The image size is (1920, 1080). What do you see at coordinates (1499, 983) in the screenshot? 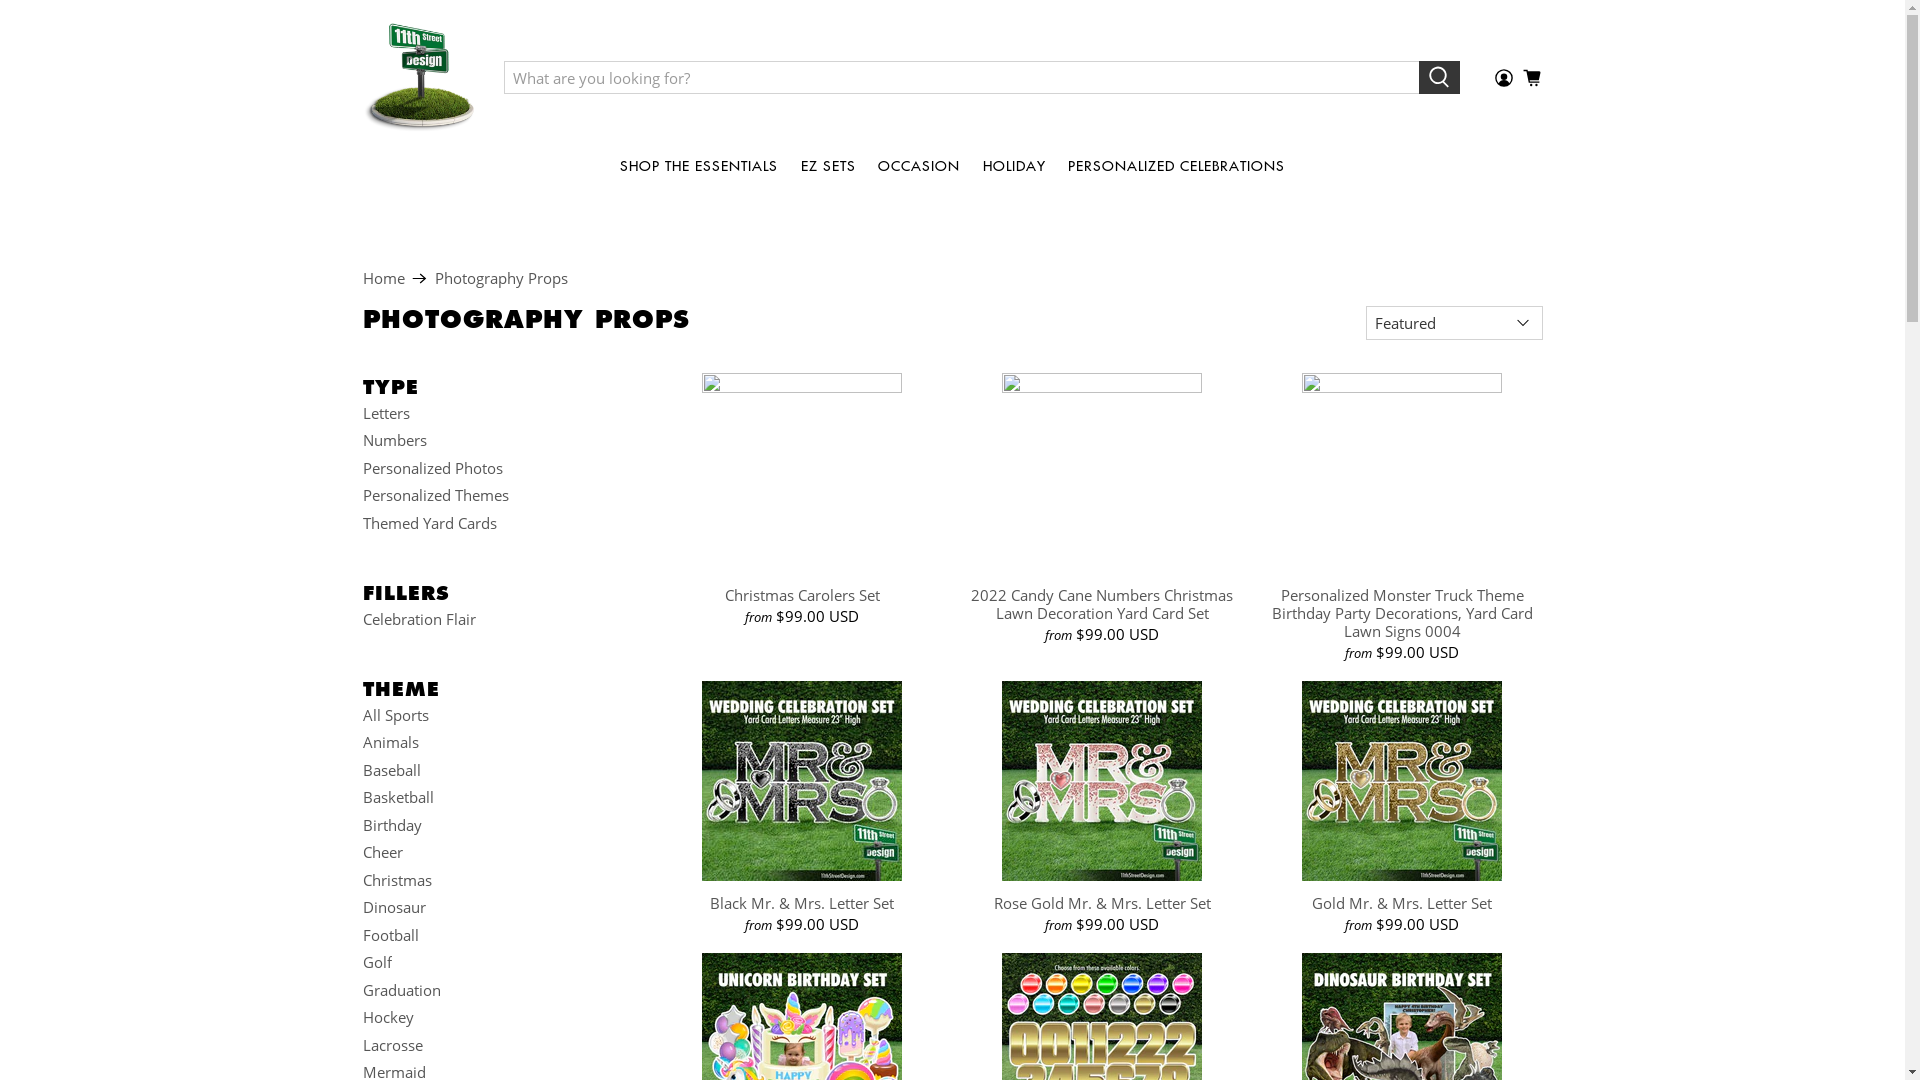
I see `'INR'` at bounding box center [1499, 983].